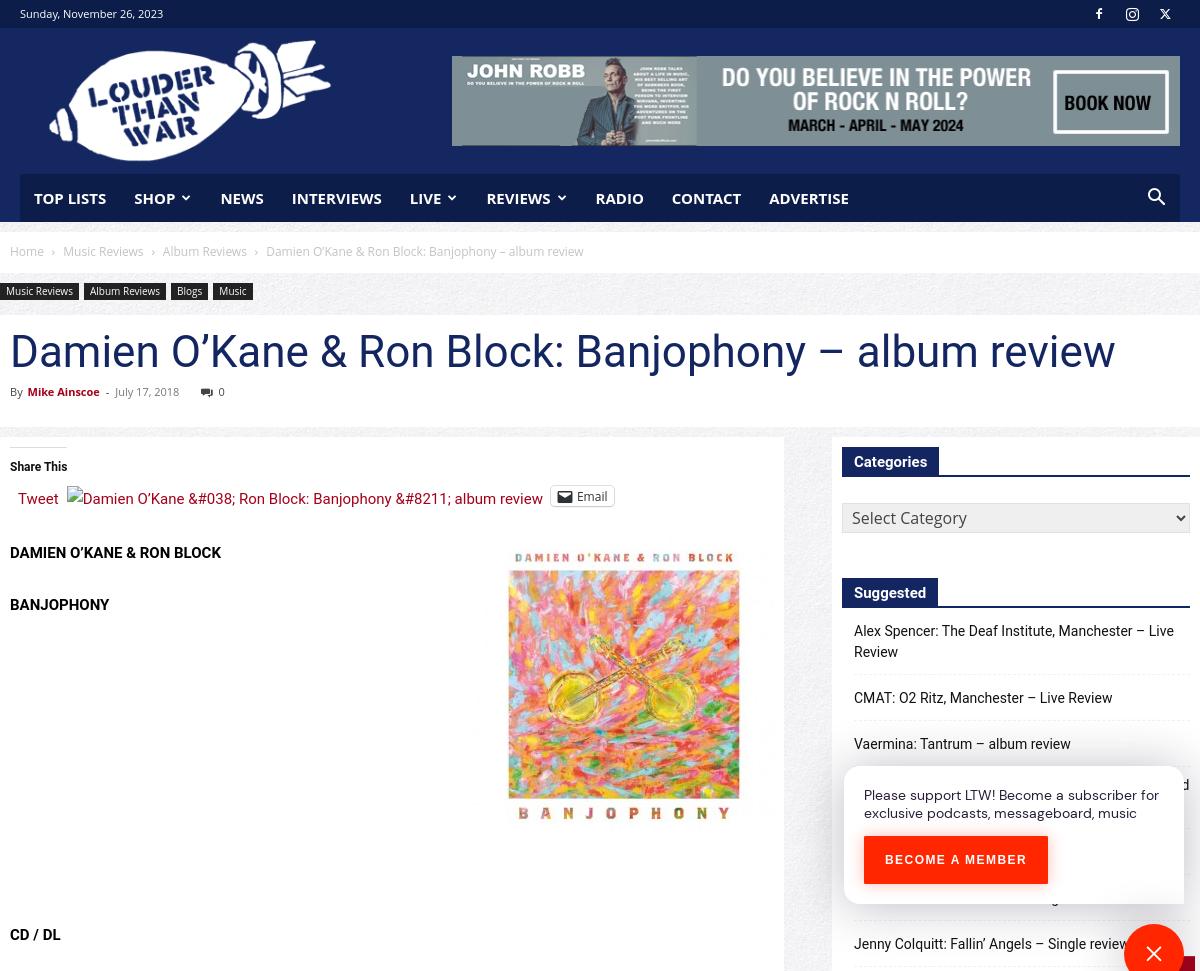 This screenshot has width=1200, height=971. What do you see at coordinates (598, 99) in the screenshot?
I see `'Search'` at bounding box center [598, 99].